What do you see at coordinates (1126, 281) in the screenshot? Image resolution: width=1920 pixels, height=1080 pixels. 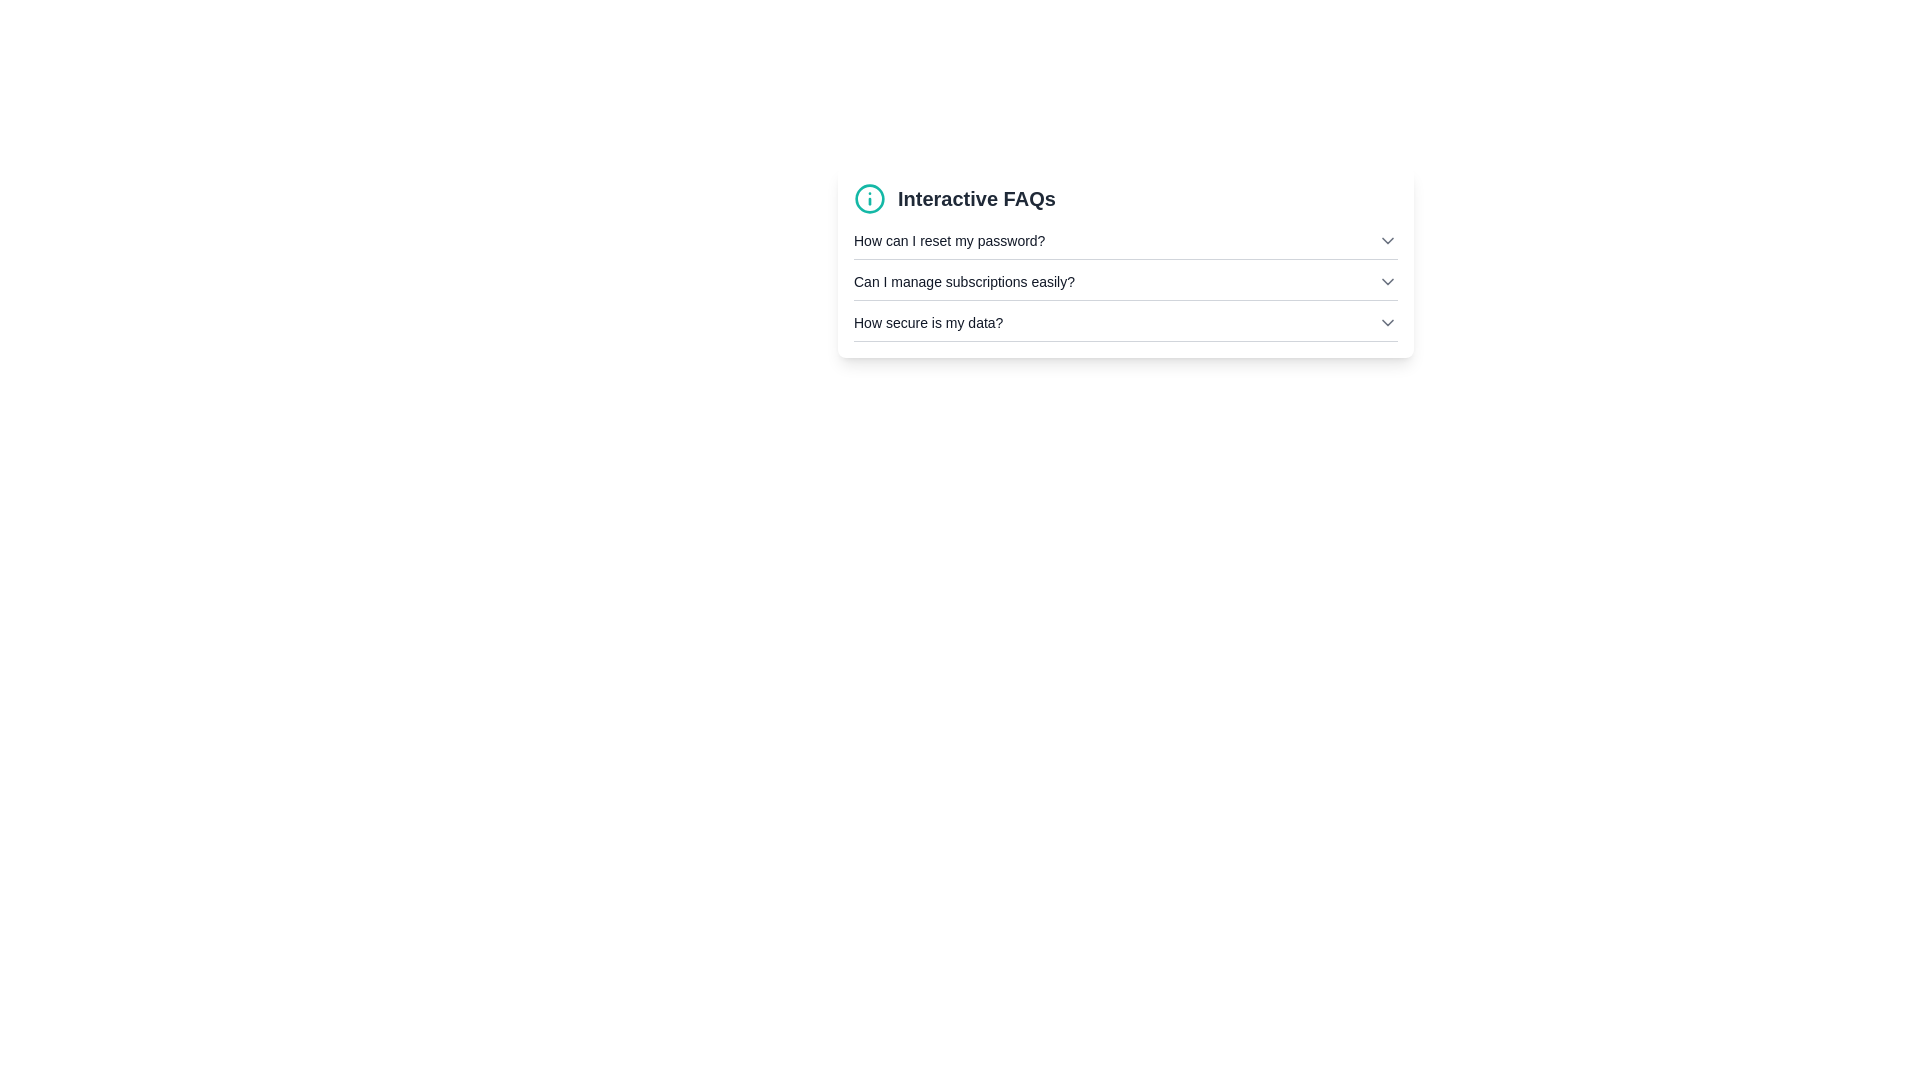 I see `the second Collapsible FAQ entry in the 'Interactive FAQs' section, which is related to the query 'Can I manage subscriptions easily?'` at bounding box center [1126, 281].